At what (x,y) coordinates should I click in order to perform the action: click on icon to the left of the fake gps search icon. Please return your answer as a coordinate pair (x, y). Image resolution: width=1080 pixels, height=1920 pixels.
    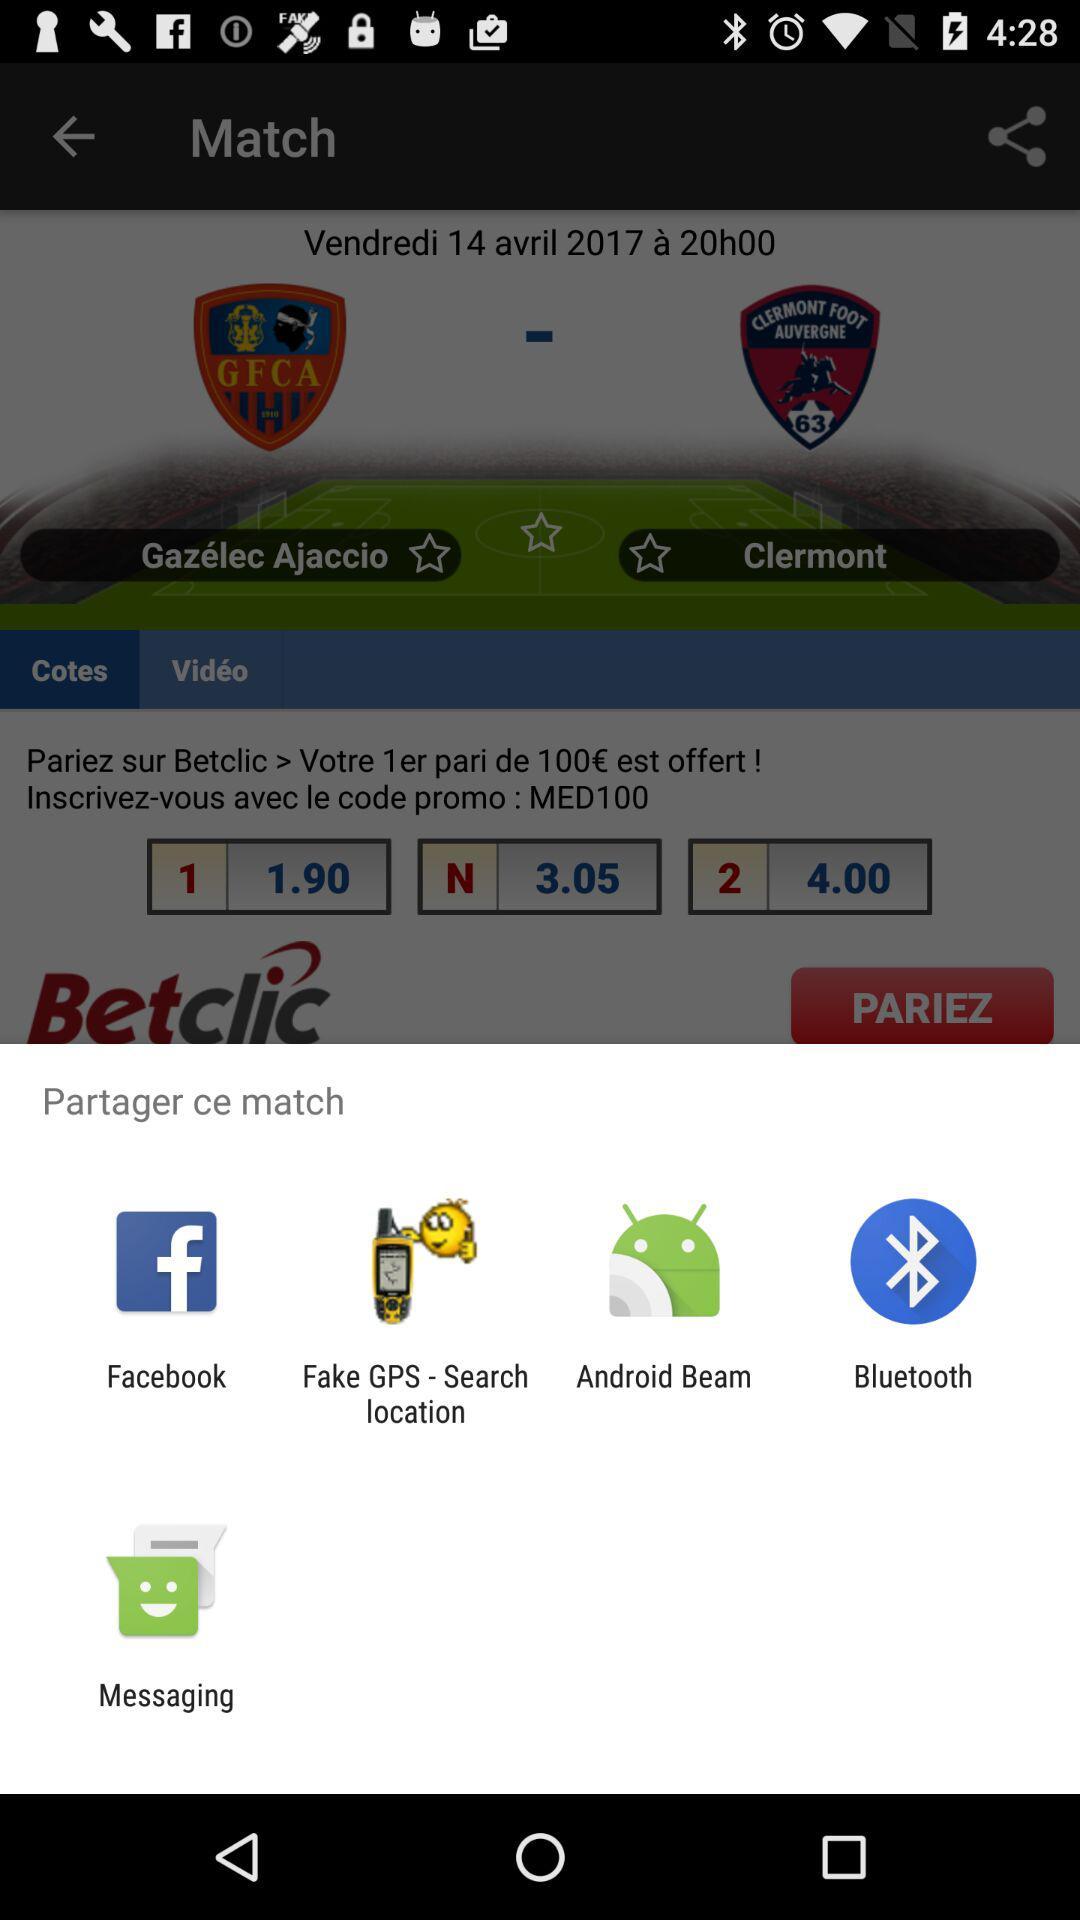
    Looking at the image, I should click on (165, 1392).